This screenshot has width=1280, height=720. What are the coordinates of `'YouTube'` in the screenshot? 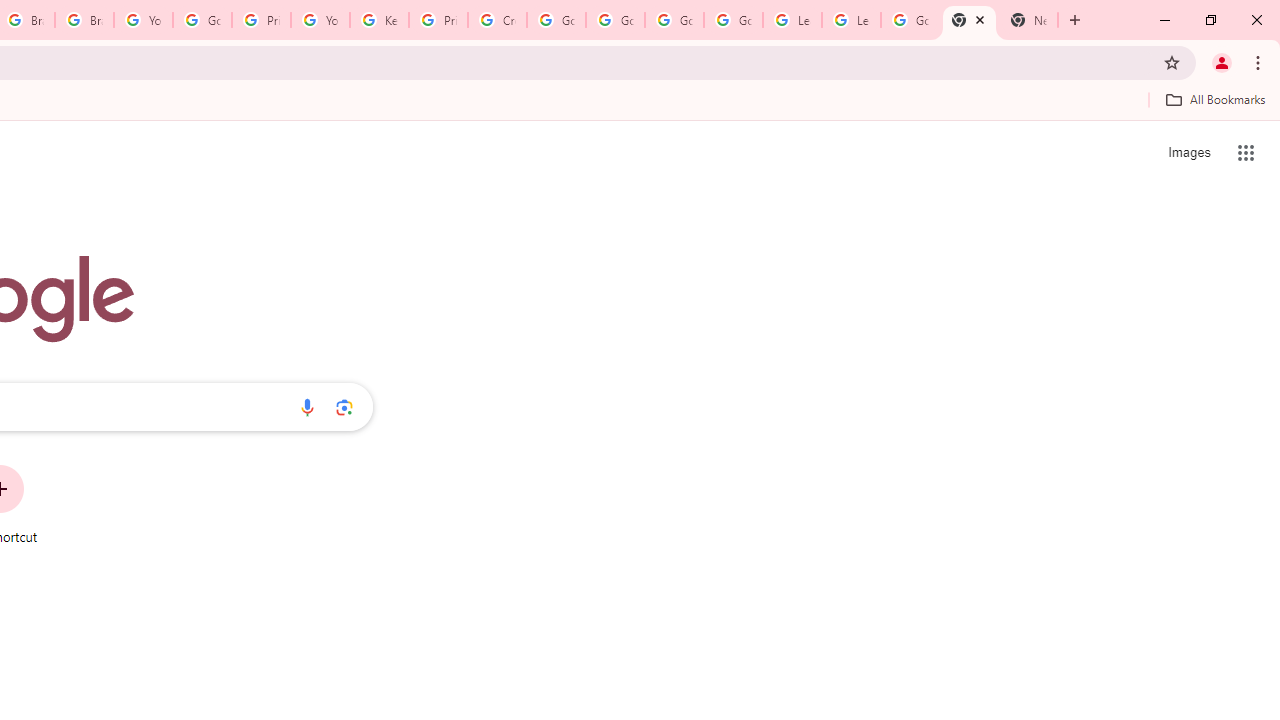 It's located at (142, 20).